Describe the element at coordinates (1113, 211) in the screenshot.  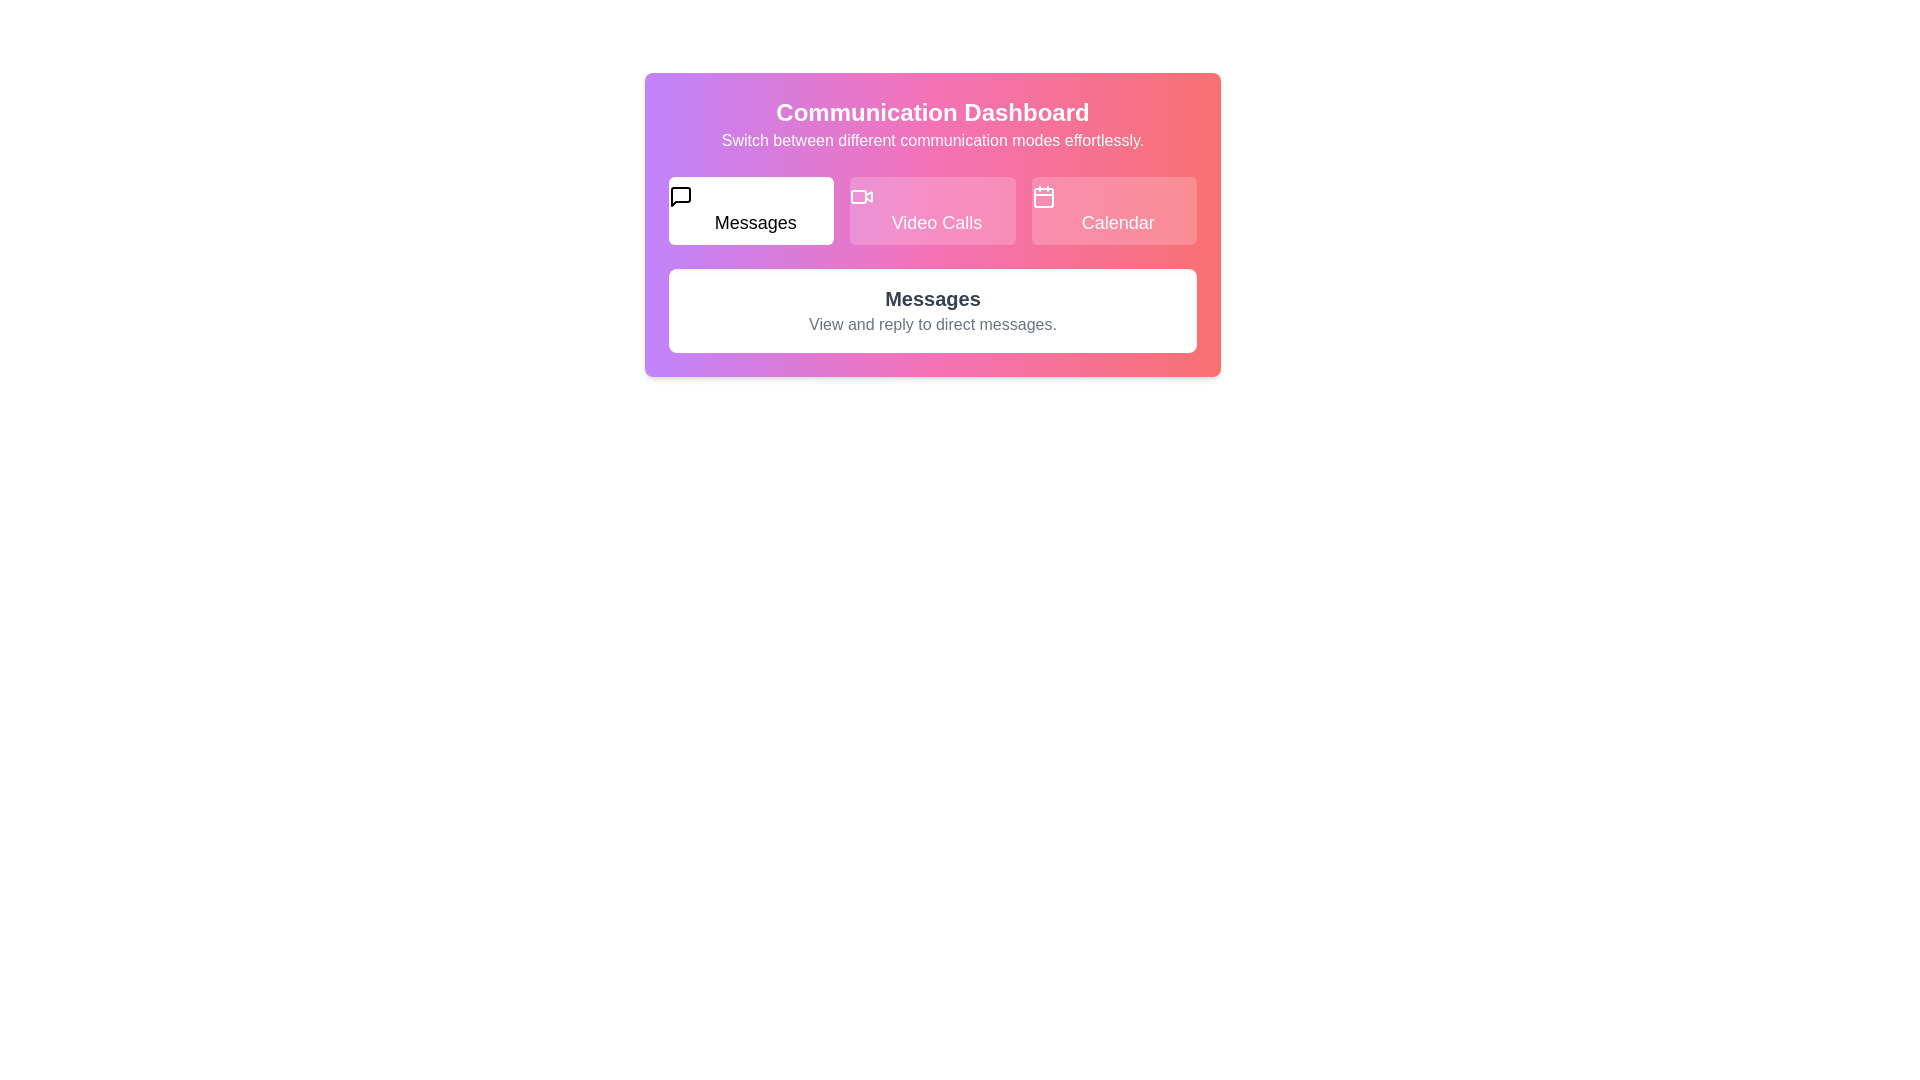
I see `the Calendar tab to explore its content` at that location.